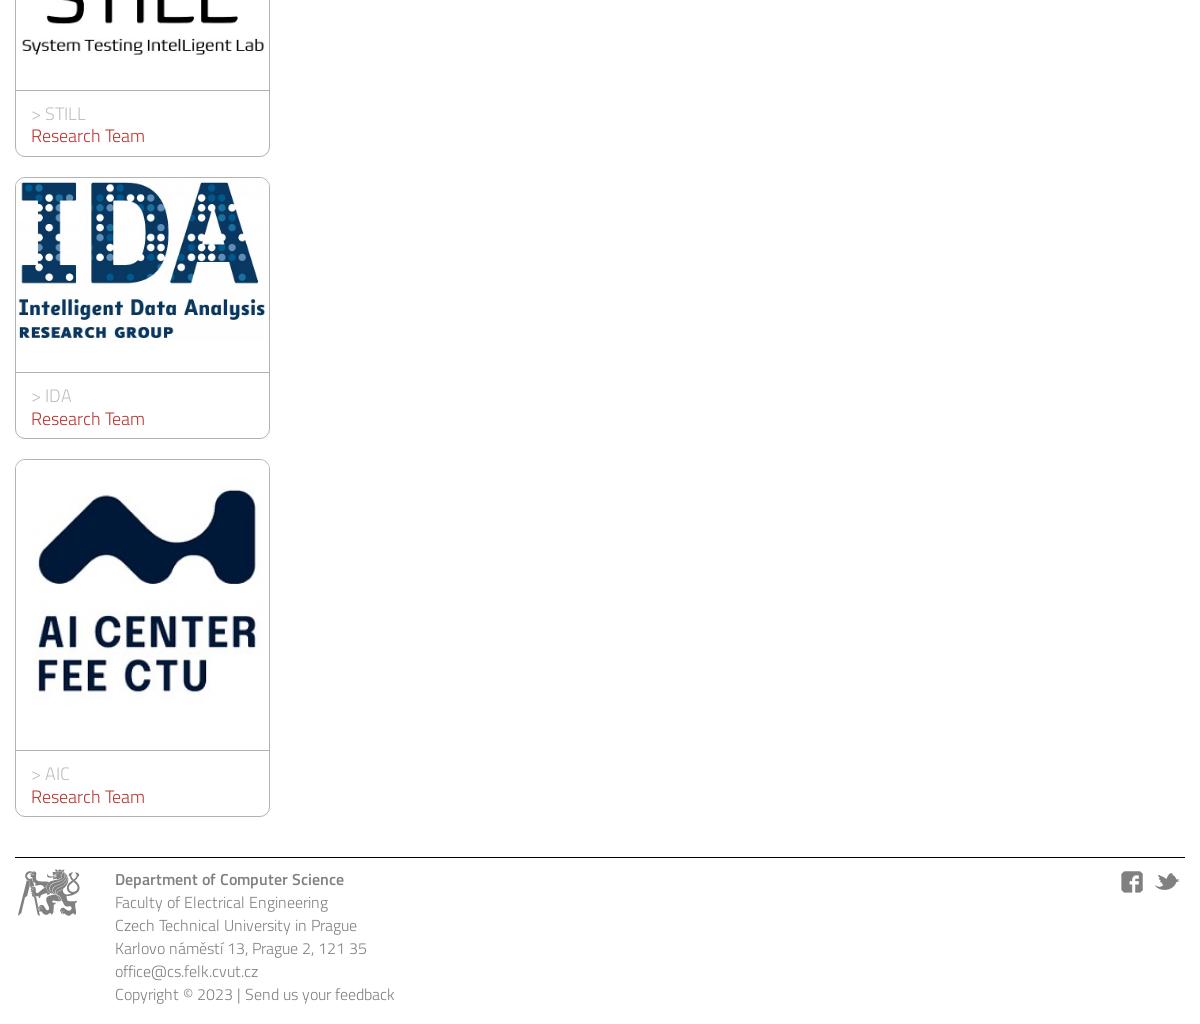 The width and height of the screenshot is (1200, 1024). Describe the element at coordinates (57, 772) in the screenshot. I see `'AIC'` at that location.